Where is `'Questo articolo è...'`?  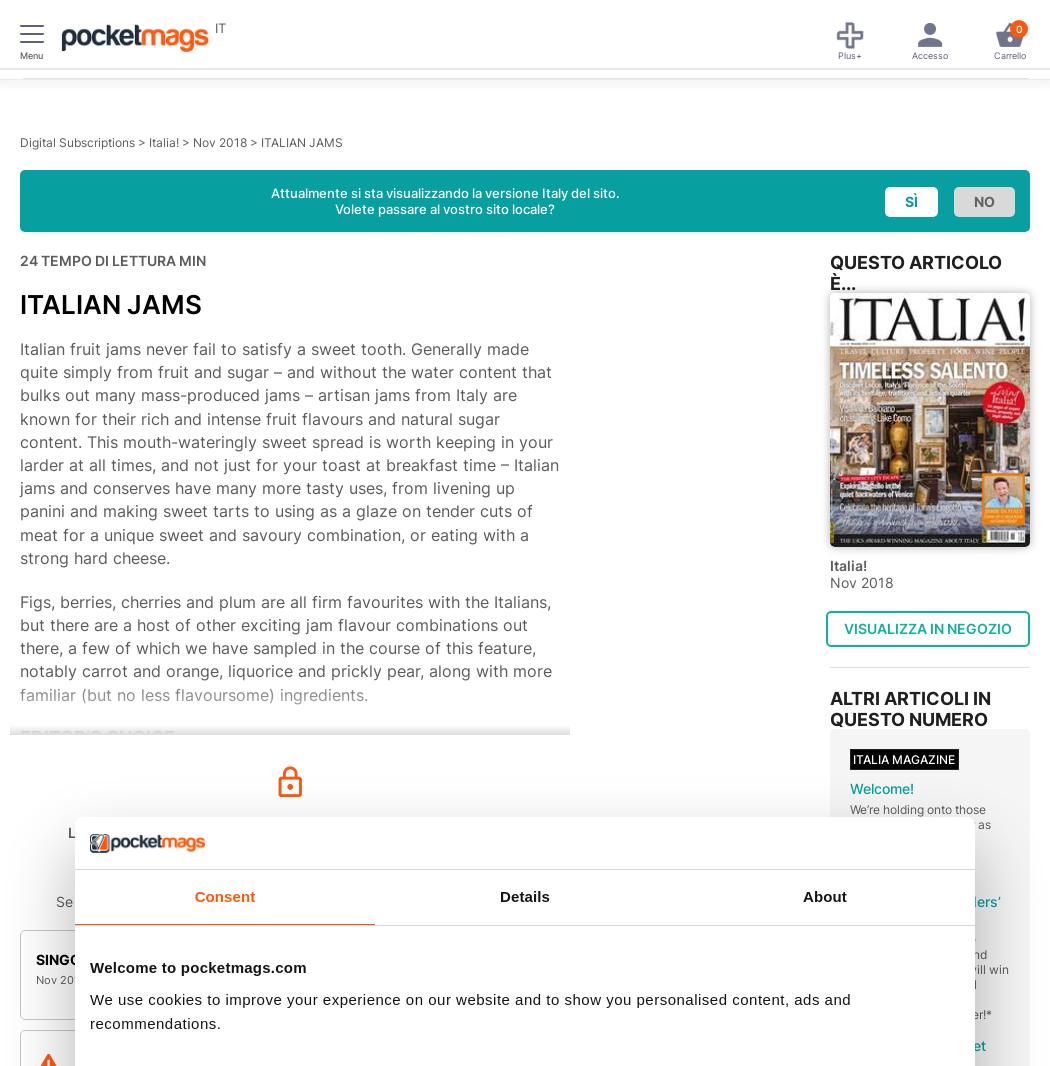
'Questo articolo è...' is located at coordinates (916, 273).